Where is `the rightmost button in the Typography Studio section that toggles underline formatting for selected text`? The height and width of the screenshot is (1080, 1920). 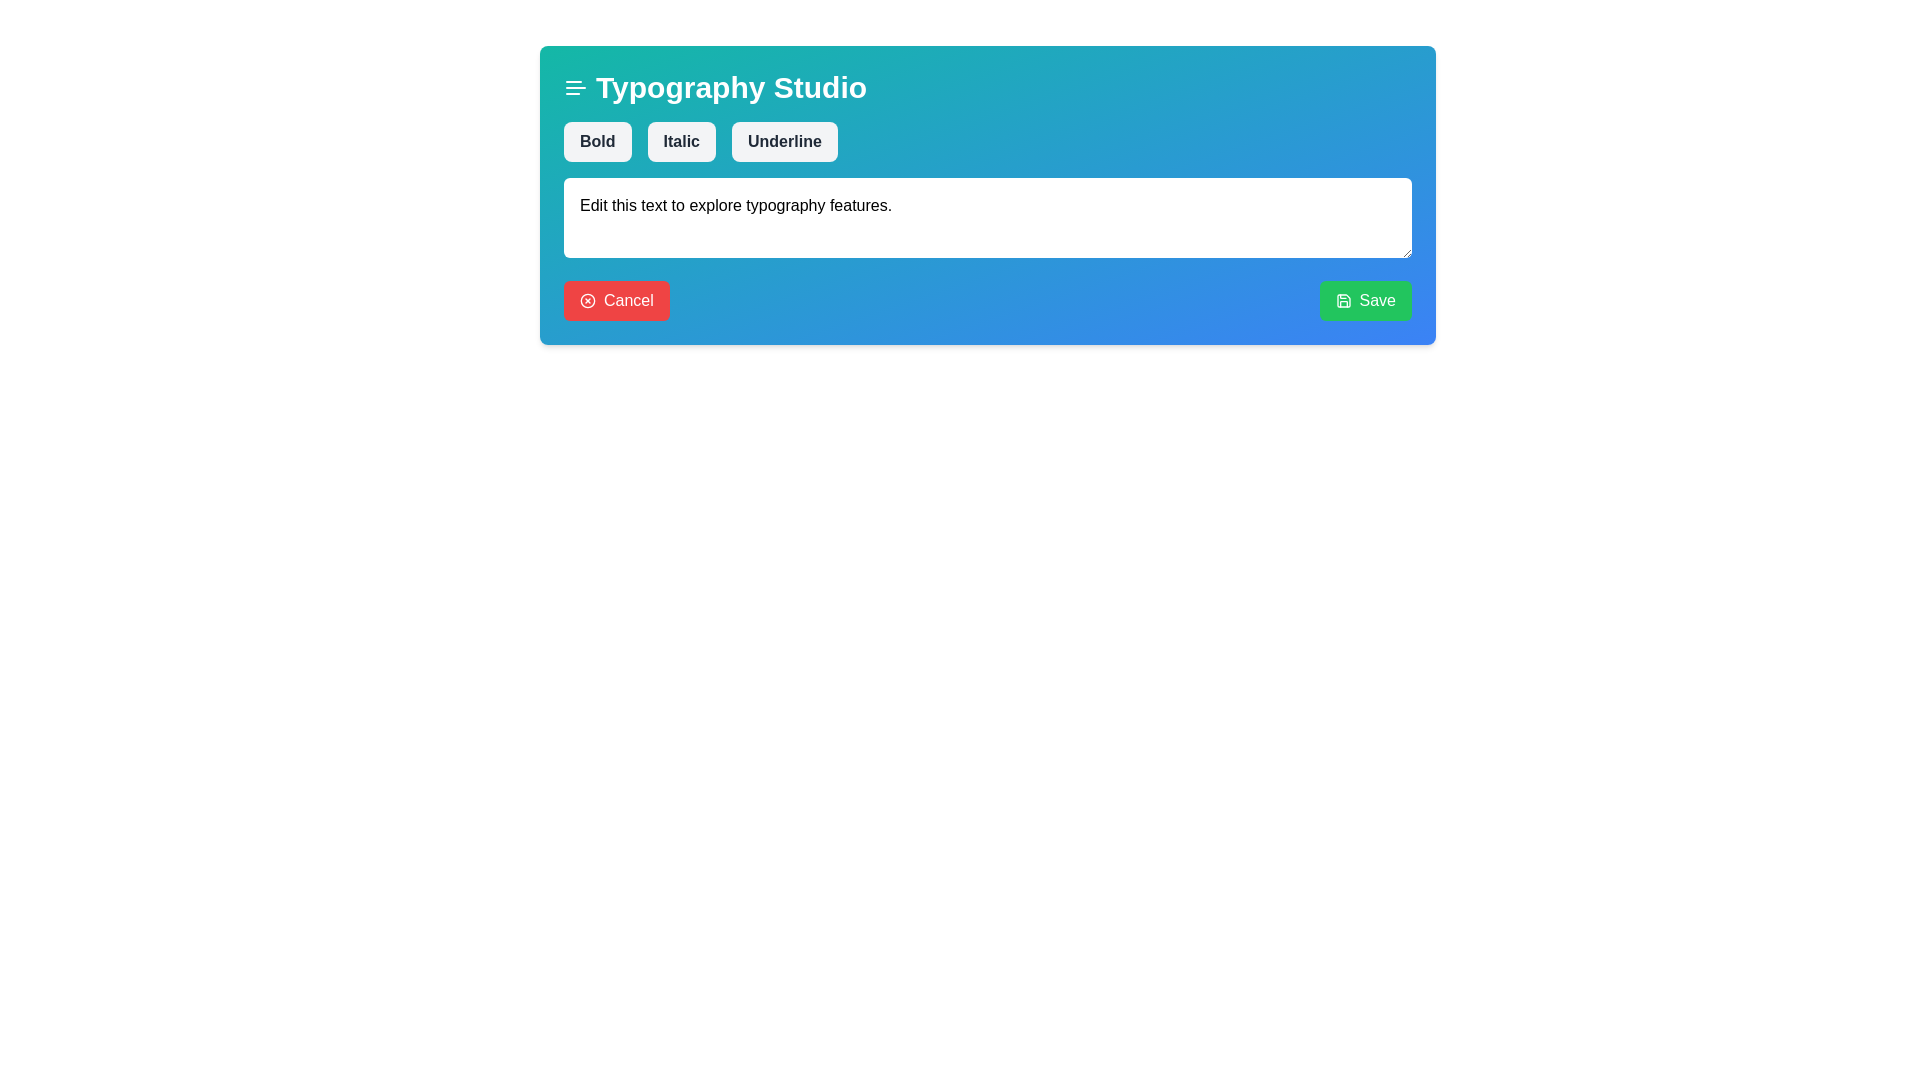 the rightmost button in the Typography Studio section that toggles underline formatting for selected text is located at coordinates (783, 141).